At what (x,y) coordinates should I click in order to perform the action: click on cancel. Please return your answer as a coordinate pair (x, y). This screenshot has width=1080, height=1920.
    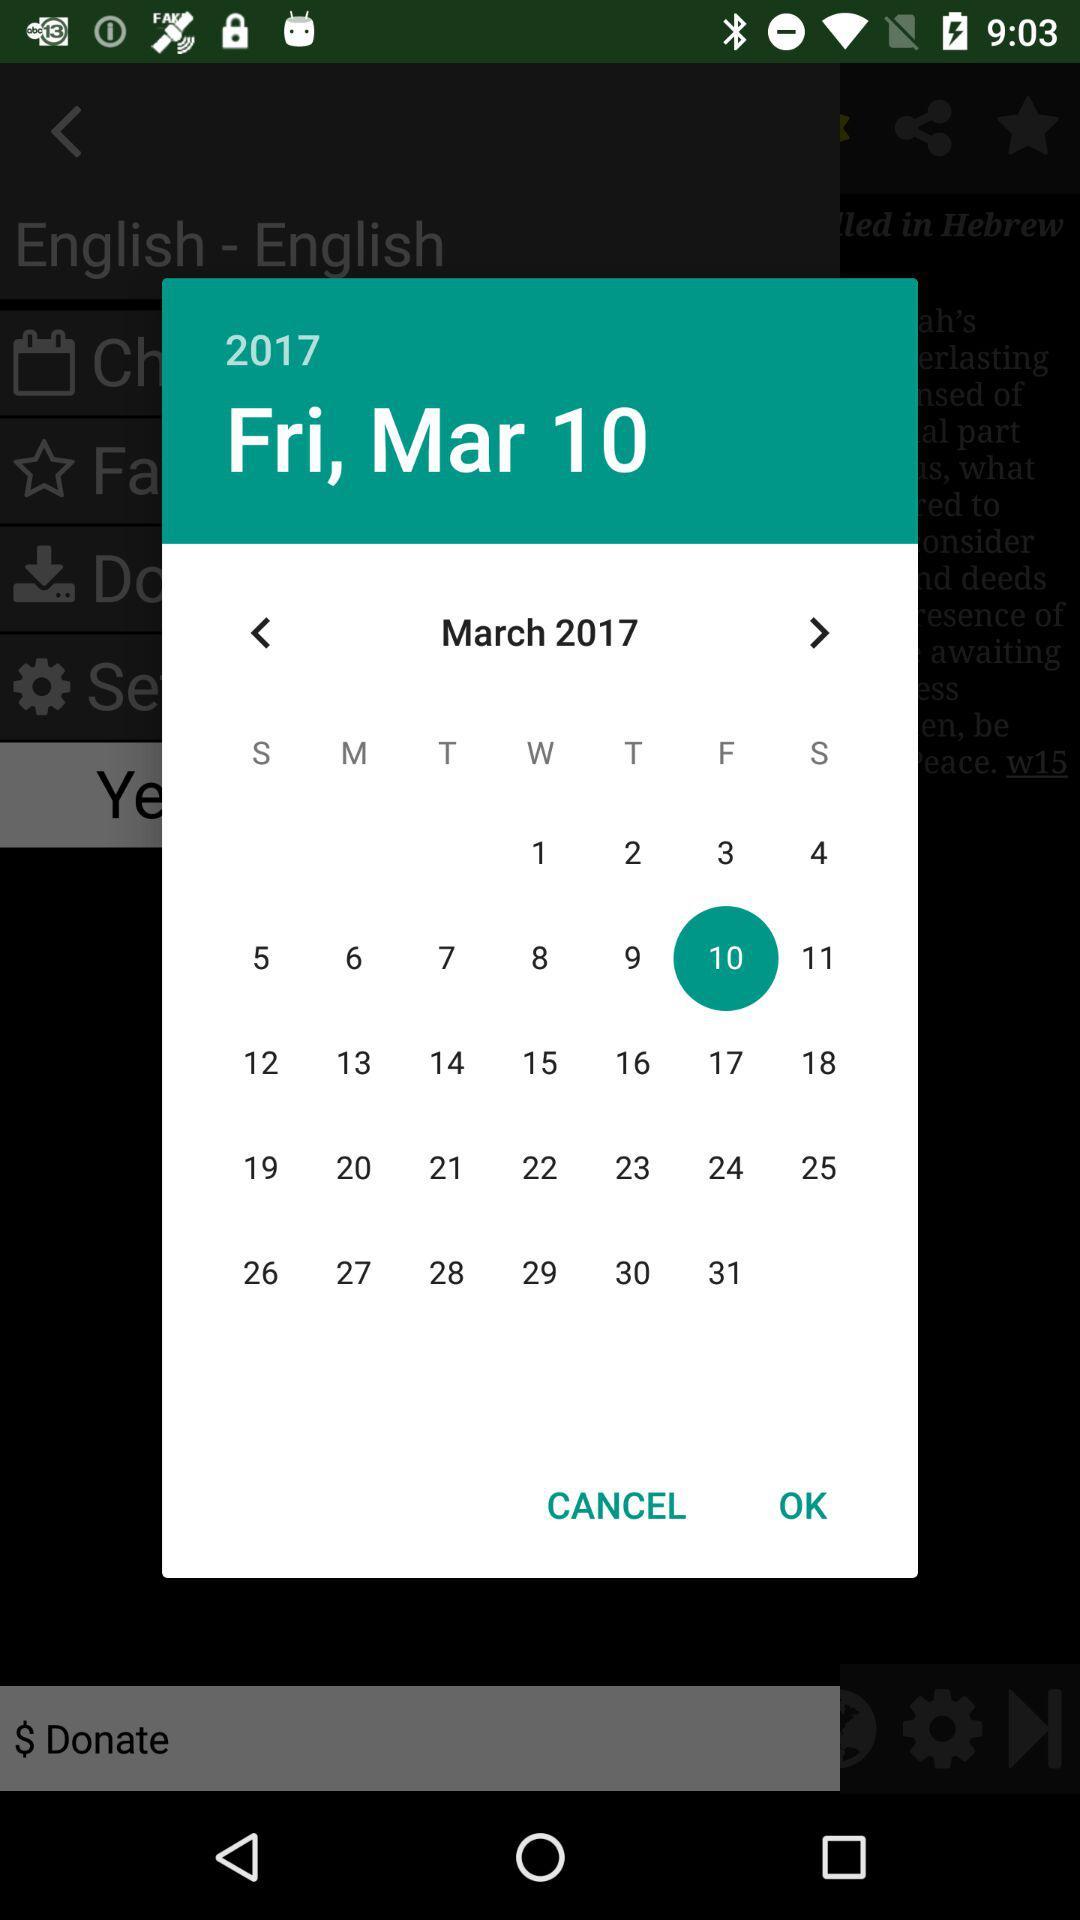
    Looking at the image, I should click on (615, 1504).